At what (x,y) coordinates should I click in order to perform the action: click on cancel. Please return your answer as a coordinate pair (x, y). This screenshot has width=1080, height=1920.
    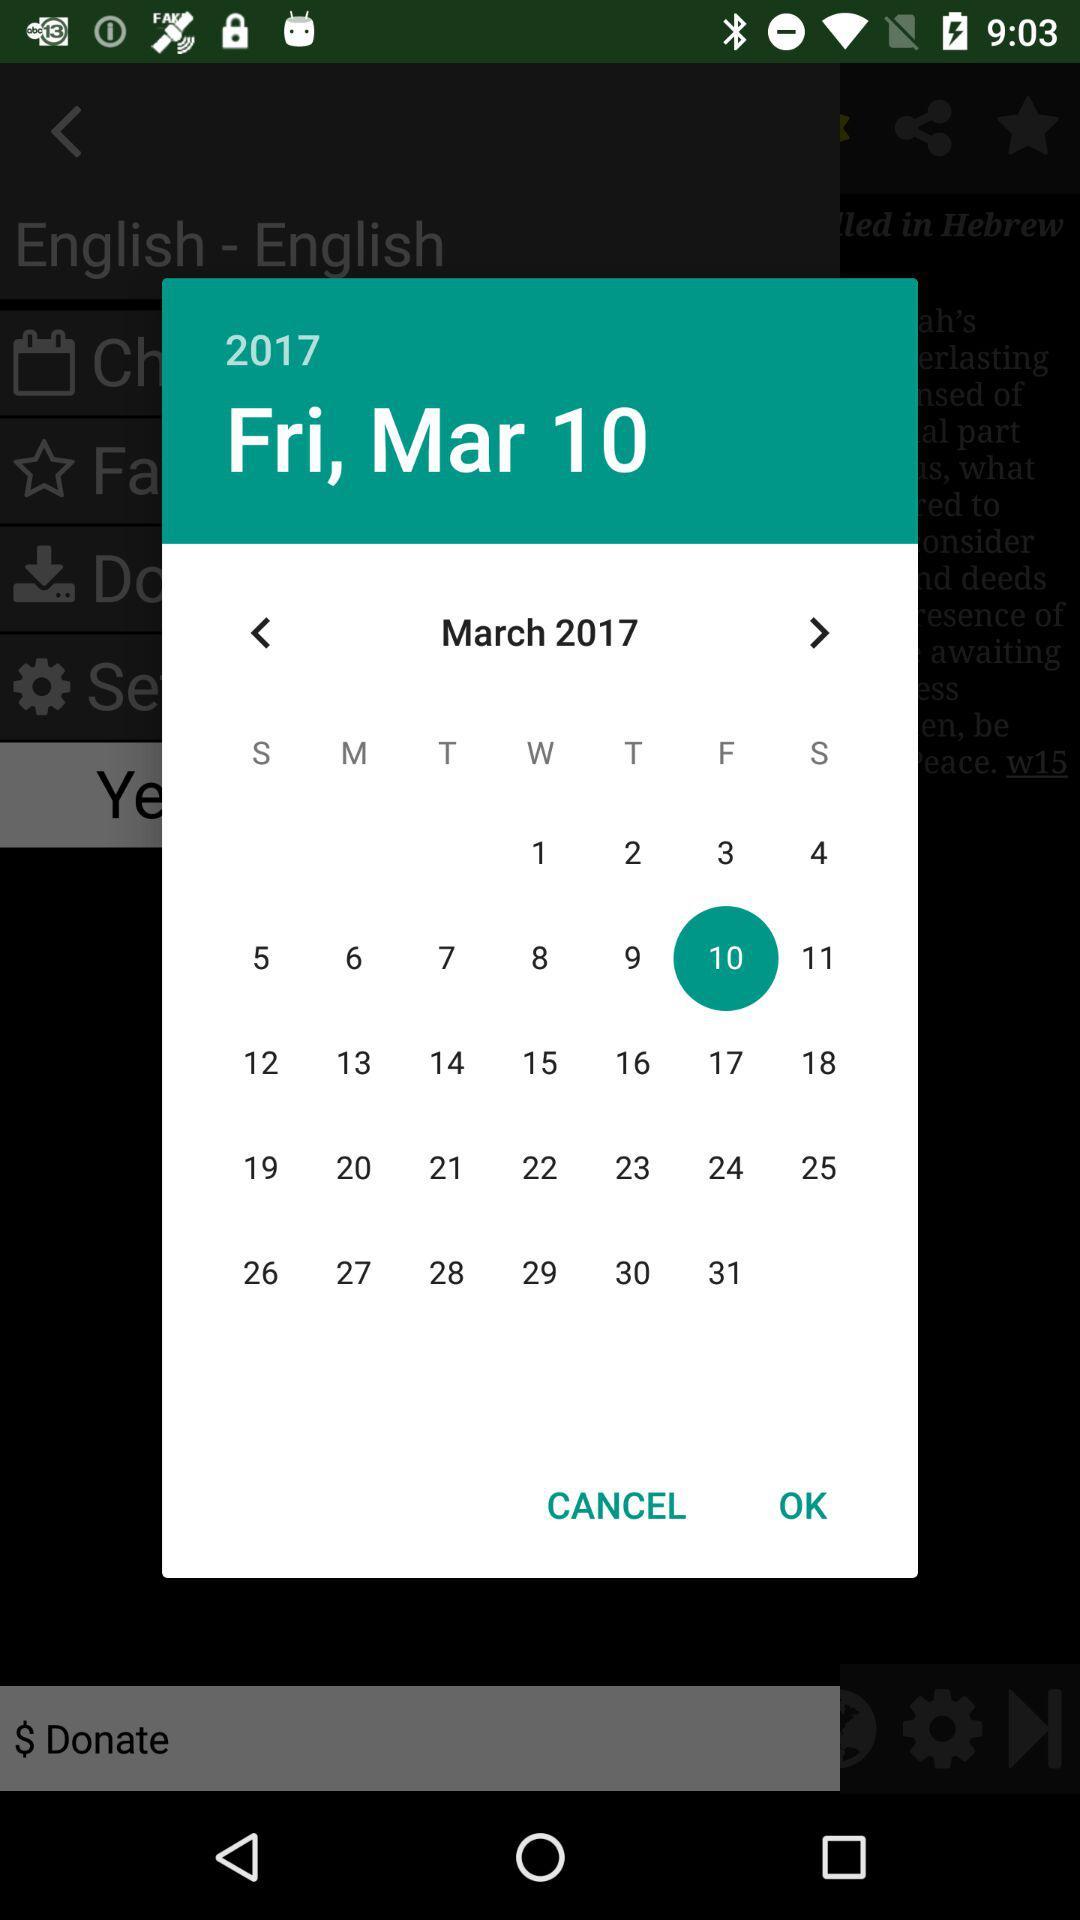
    Looking at the image, I should click on (615, 1504).